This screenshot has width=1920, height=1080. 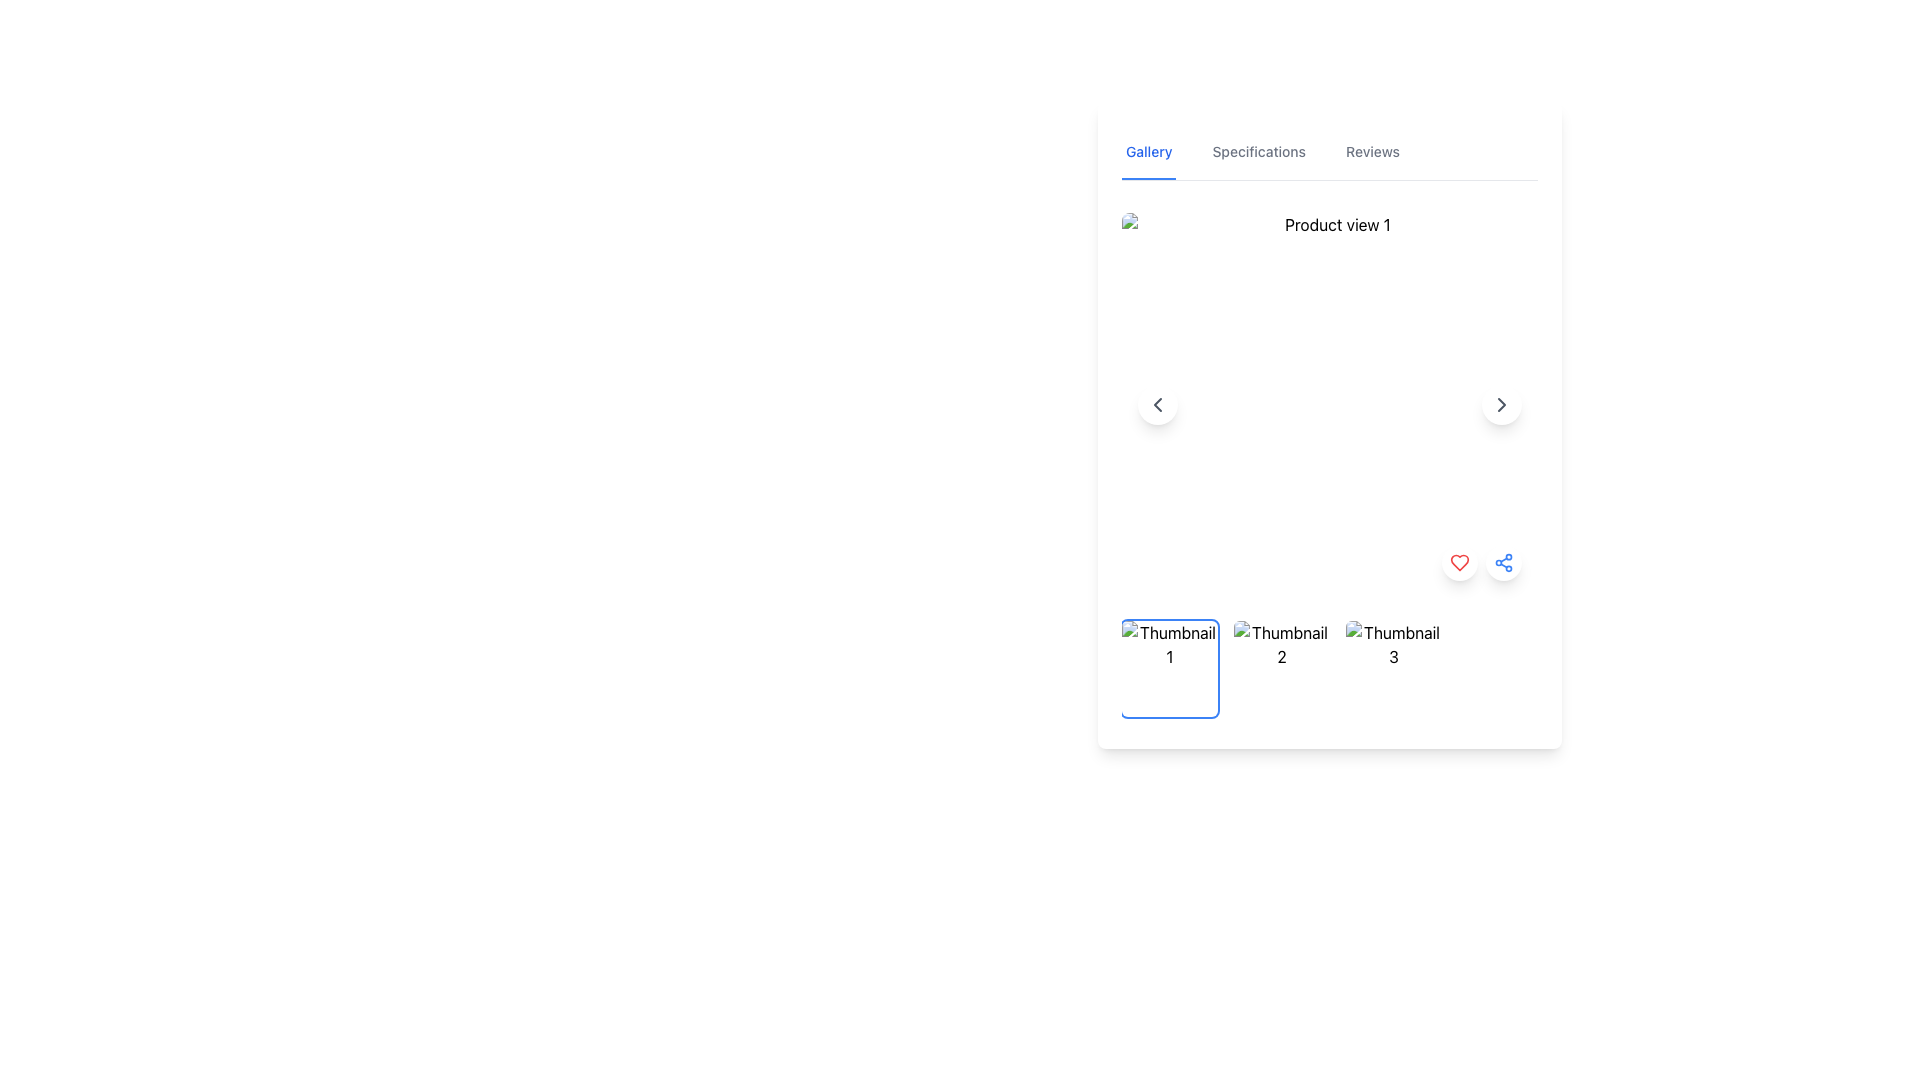 I want to click on the circular button with a right-pointing chevron icon, so click(x=1502, y=405).